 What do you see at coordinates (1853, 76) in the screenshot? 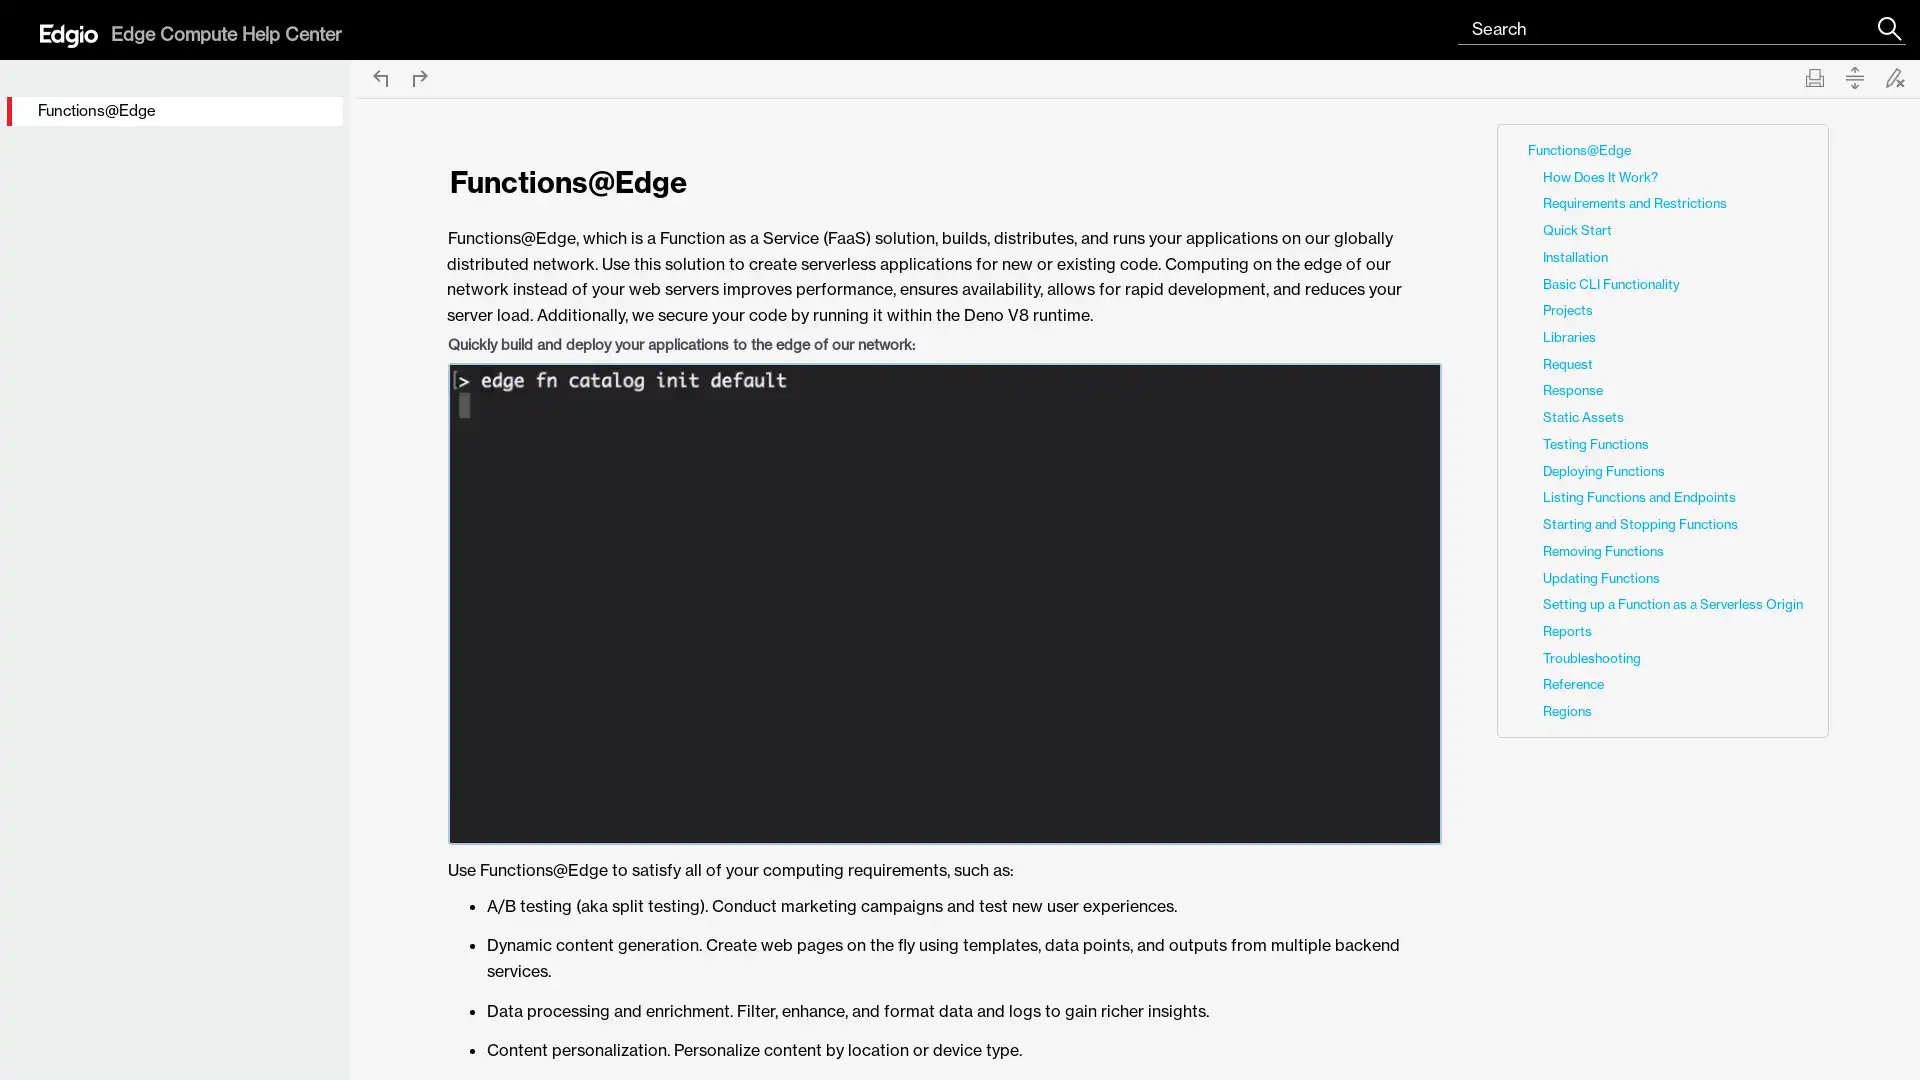
I see `expand all` at bounding box center [1853, 76].